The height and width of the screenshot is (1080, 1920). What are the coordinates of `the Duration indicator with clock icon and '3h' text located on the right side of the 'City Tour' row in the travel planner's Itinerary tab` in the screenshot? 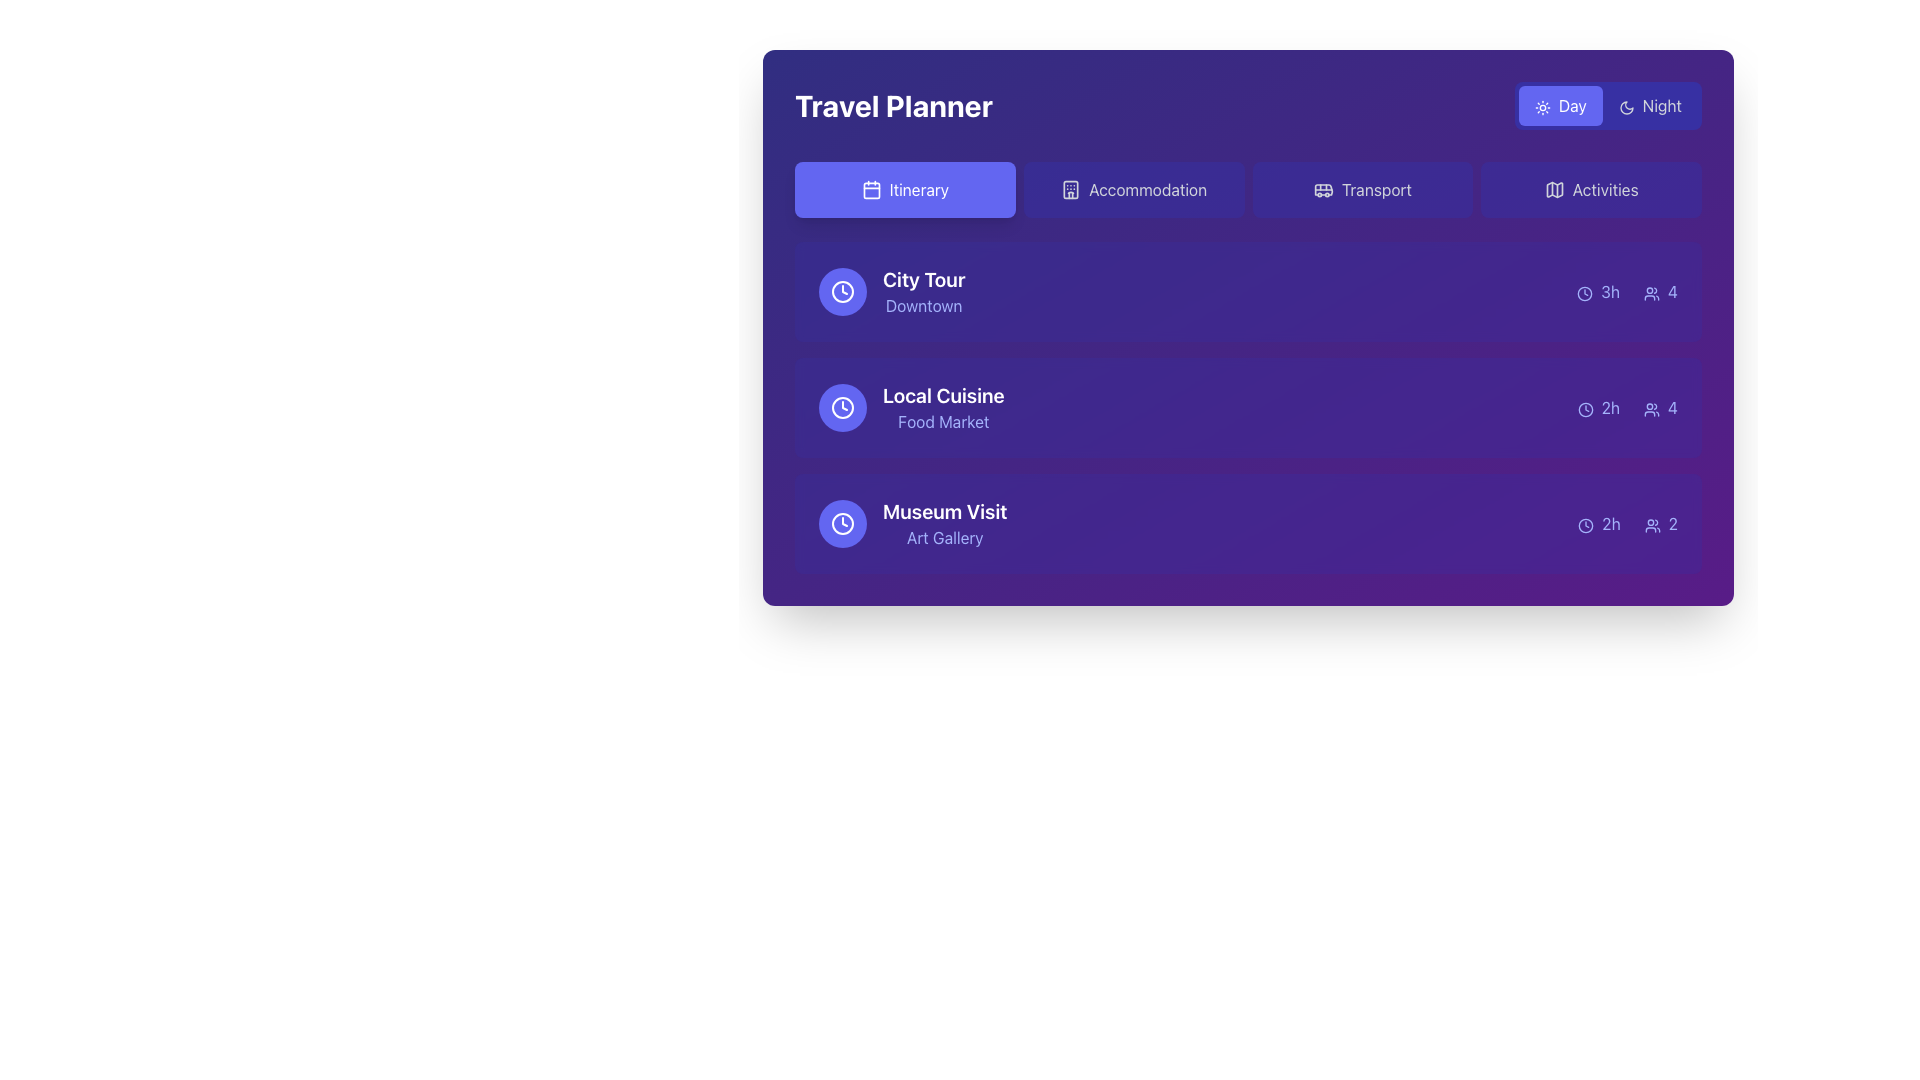 It's located at (1597, 292).